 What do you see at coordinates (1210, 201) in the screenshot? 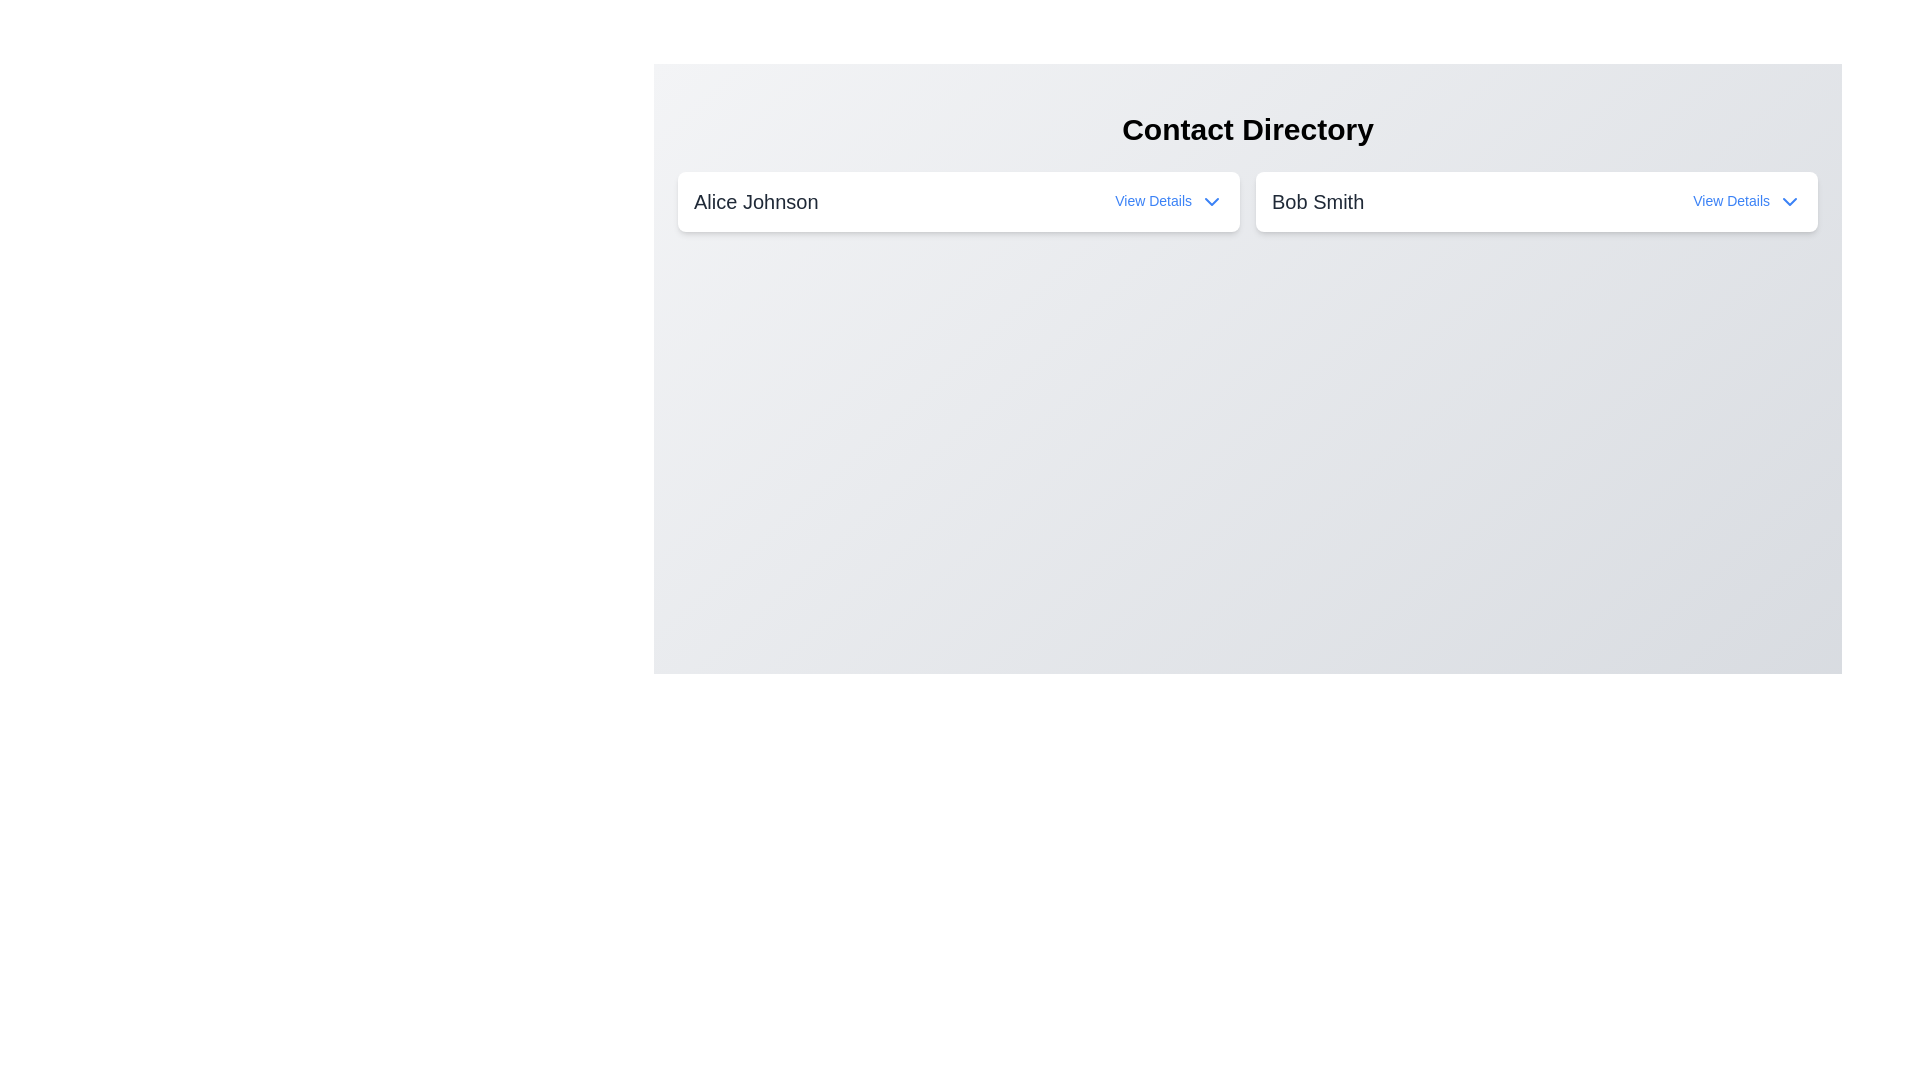
I see `the small downward-pointing chevron arrow icon located to the right of the 'View Details' text` at bounding box center [1210, 201].